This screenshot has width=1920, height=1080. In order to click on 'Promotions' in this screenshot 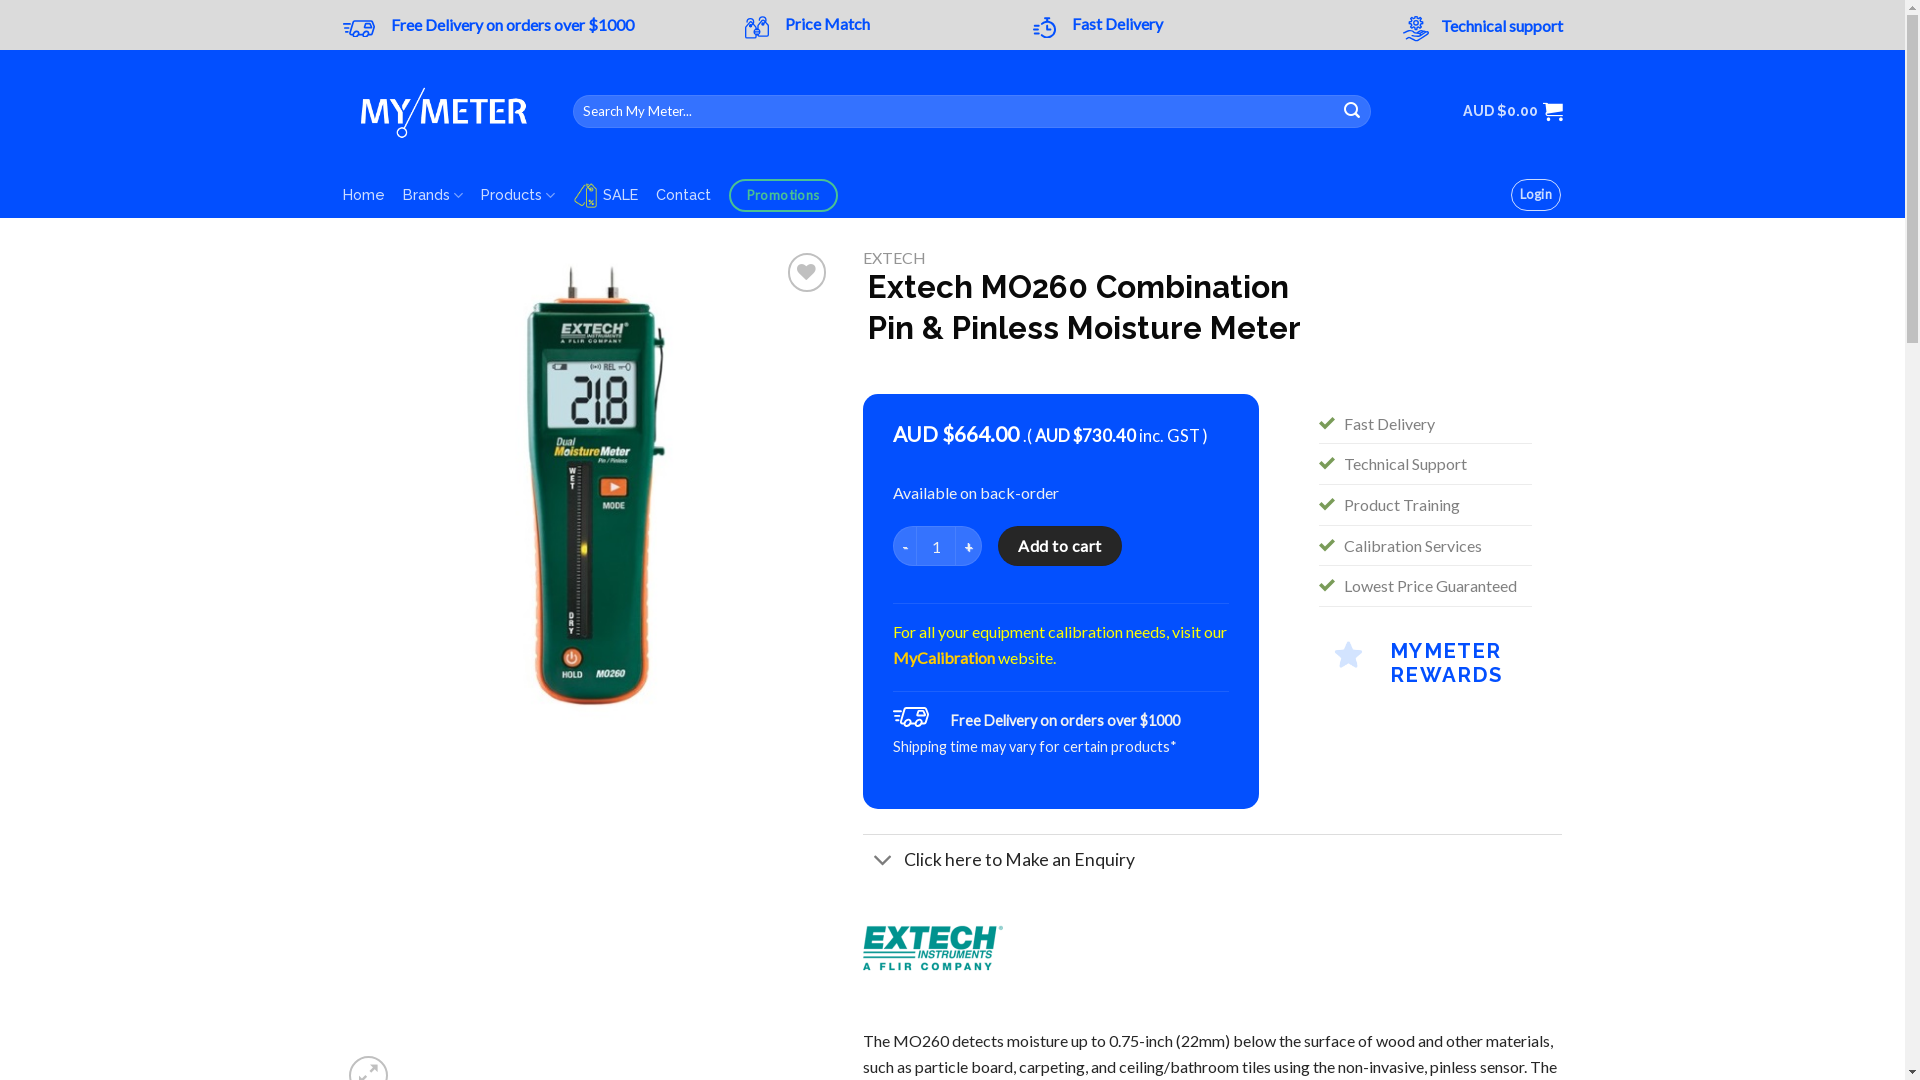, I will do `click(782, 195)`.